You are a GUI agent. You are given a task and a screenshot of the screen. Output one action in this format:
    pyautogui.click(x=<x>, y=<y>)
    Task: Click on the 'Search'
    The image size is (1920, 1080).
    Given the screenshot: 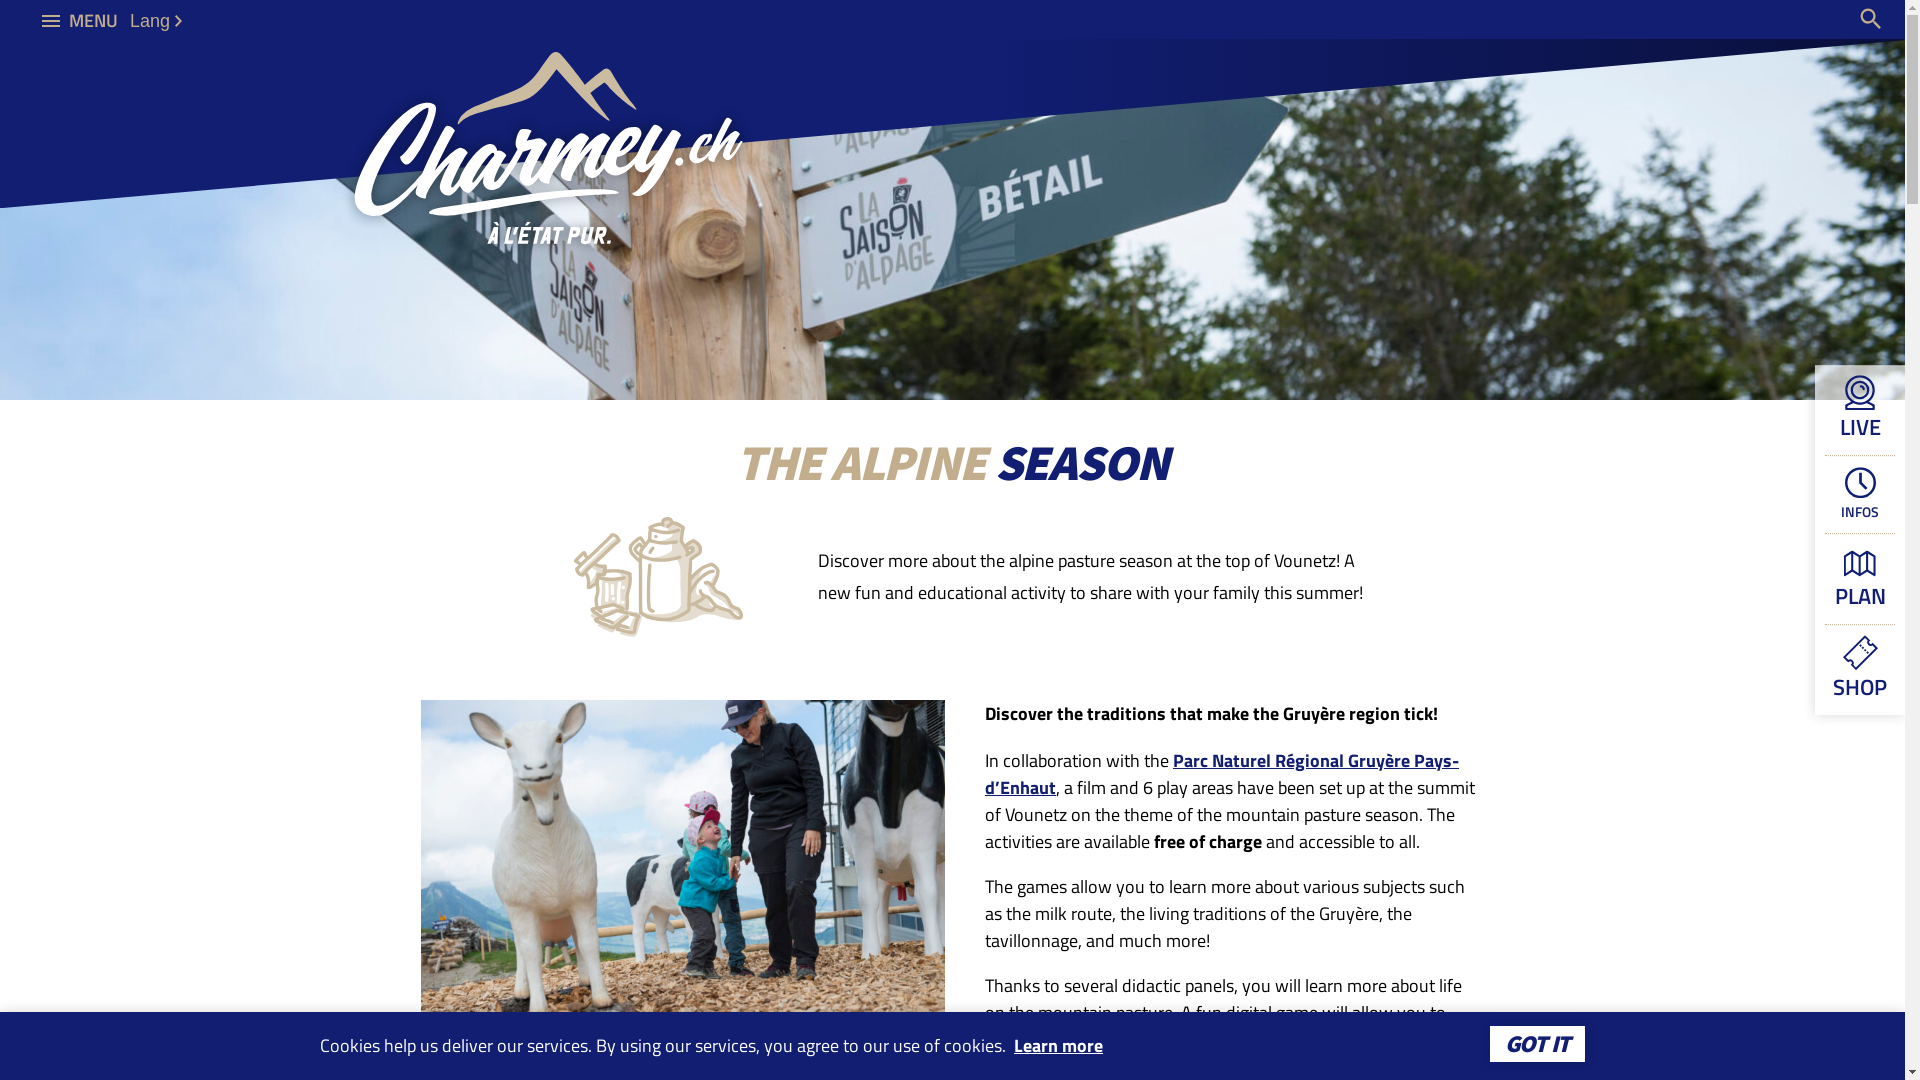 What is the action you would take?
    pyautogui.click(x=1814, y=19)
    